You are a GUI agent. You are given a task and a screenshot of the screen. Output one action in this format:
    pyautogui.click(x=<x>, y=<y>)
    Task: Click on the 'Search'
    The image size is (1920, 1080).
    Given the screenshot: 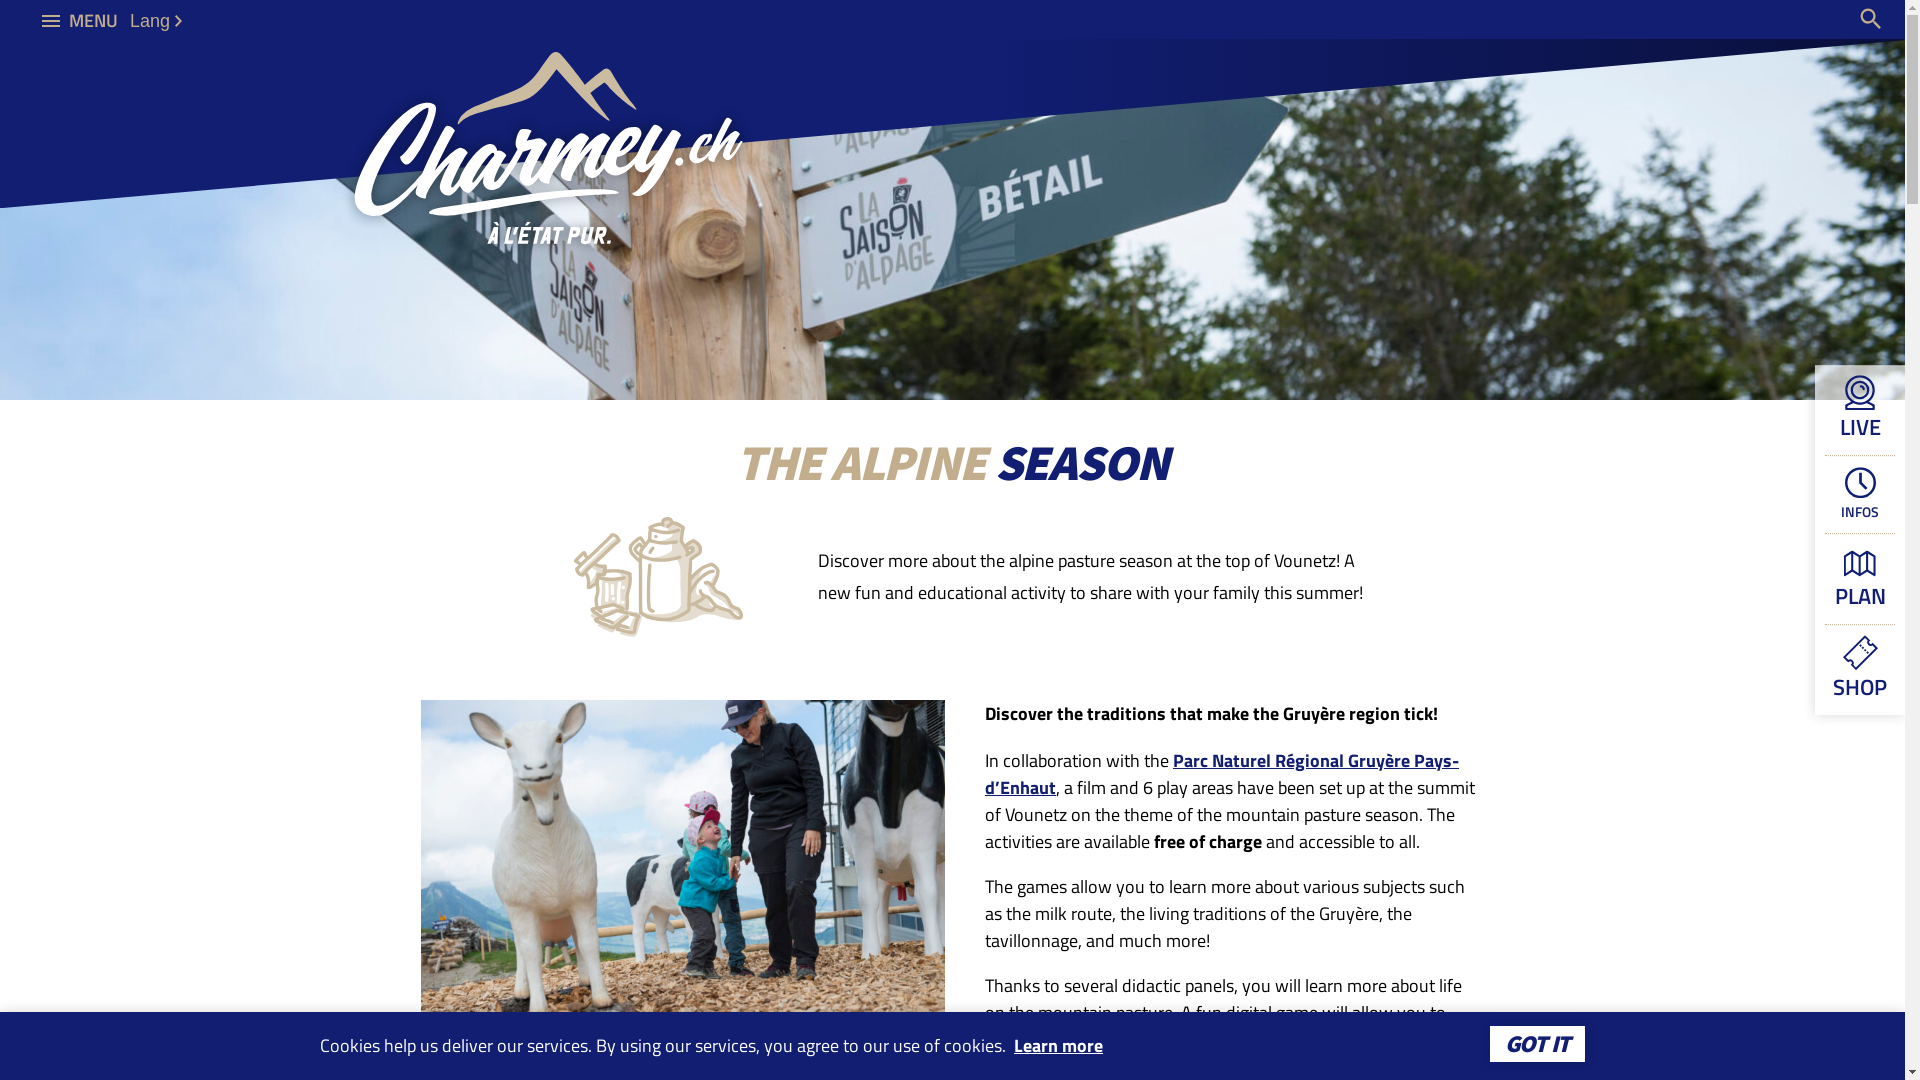 What is the action you would take?
    pyautogui.click(x=1814, y=19)
    